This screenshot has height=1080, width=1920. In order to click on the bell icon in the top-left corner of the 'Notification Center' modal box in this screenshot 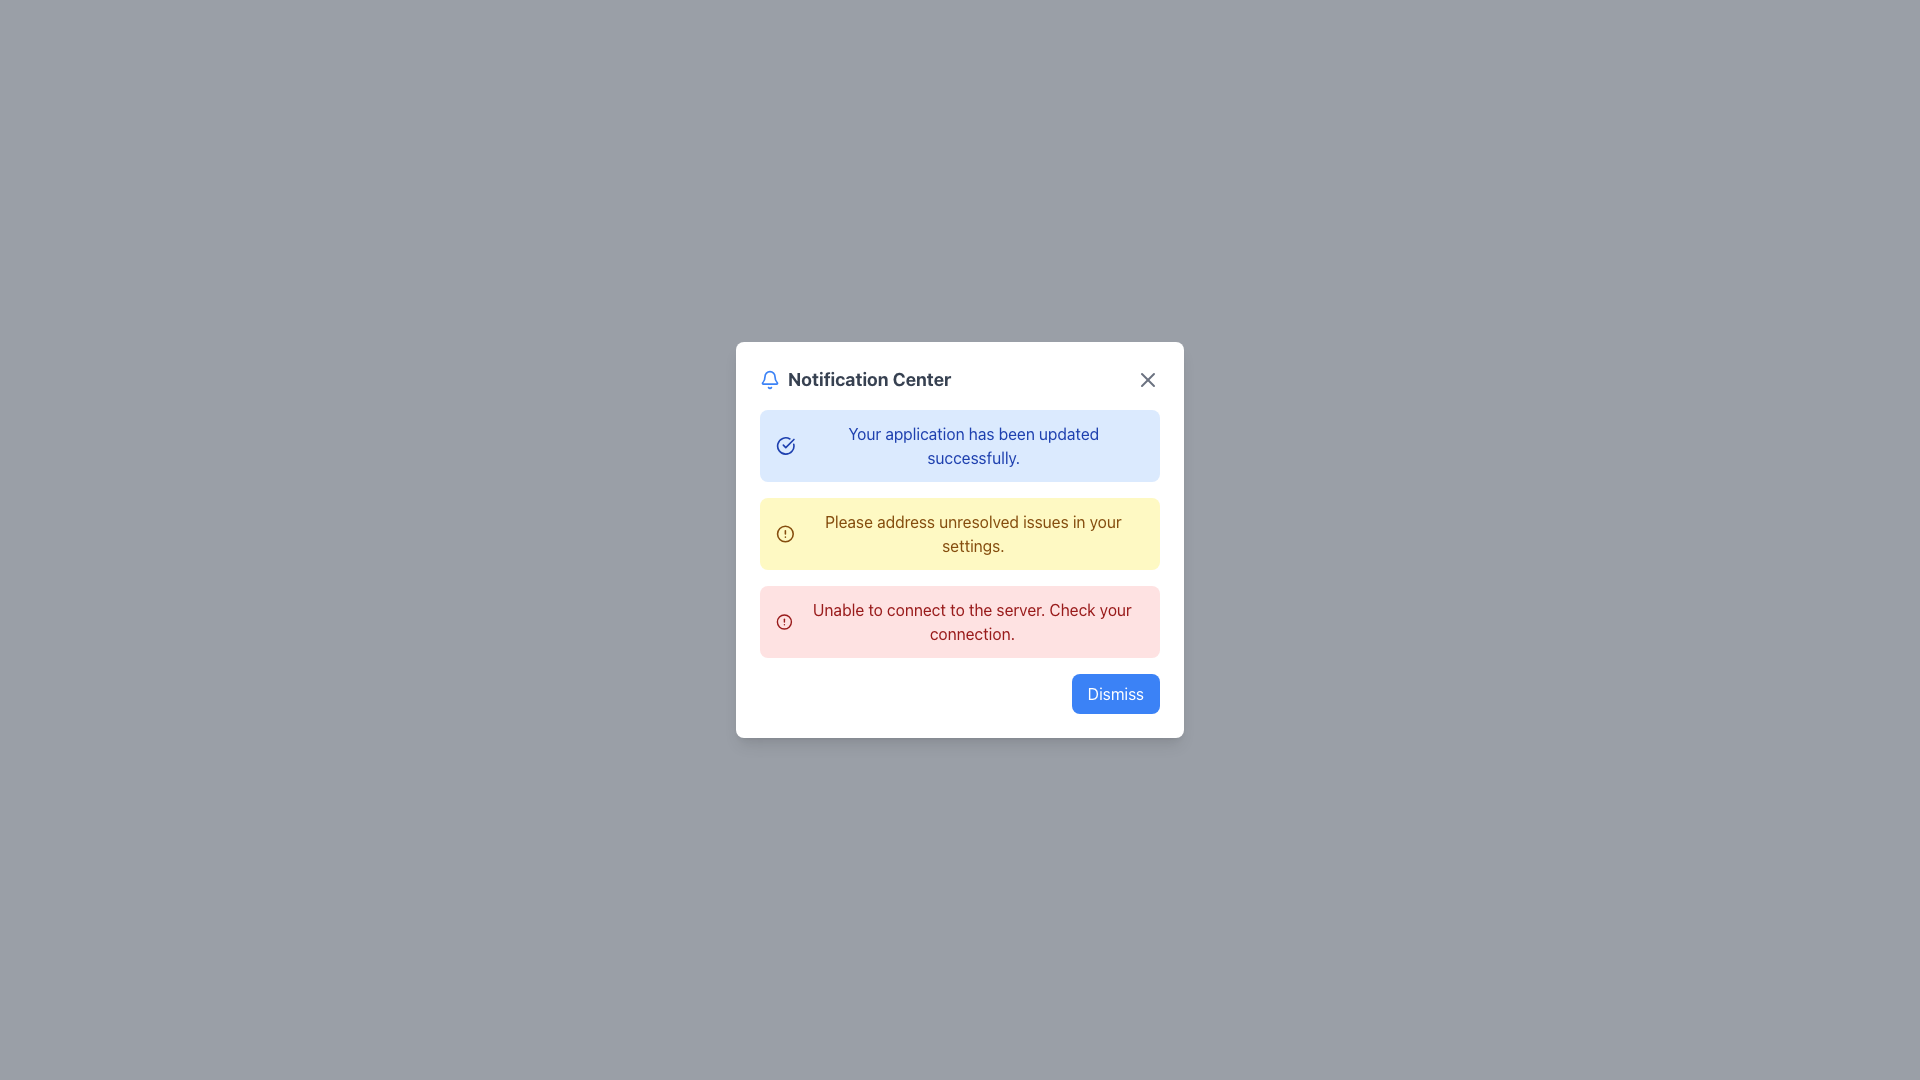, I will do `click(768, 377)`.